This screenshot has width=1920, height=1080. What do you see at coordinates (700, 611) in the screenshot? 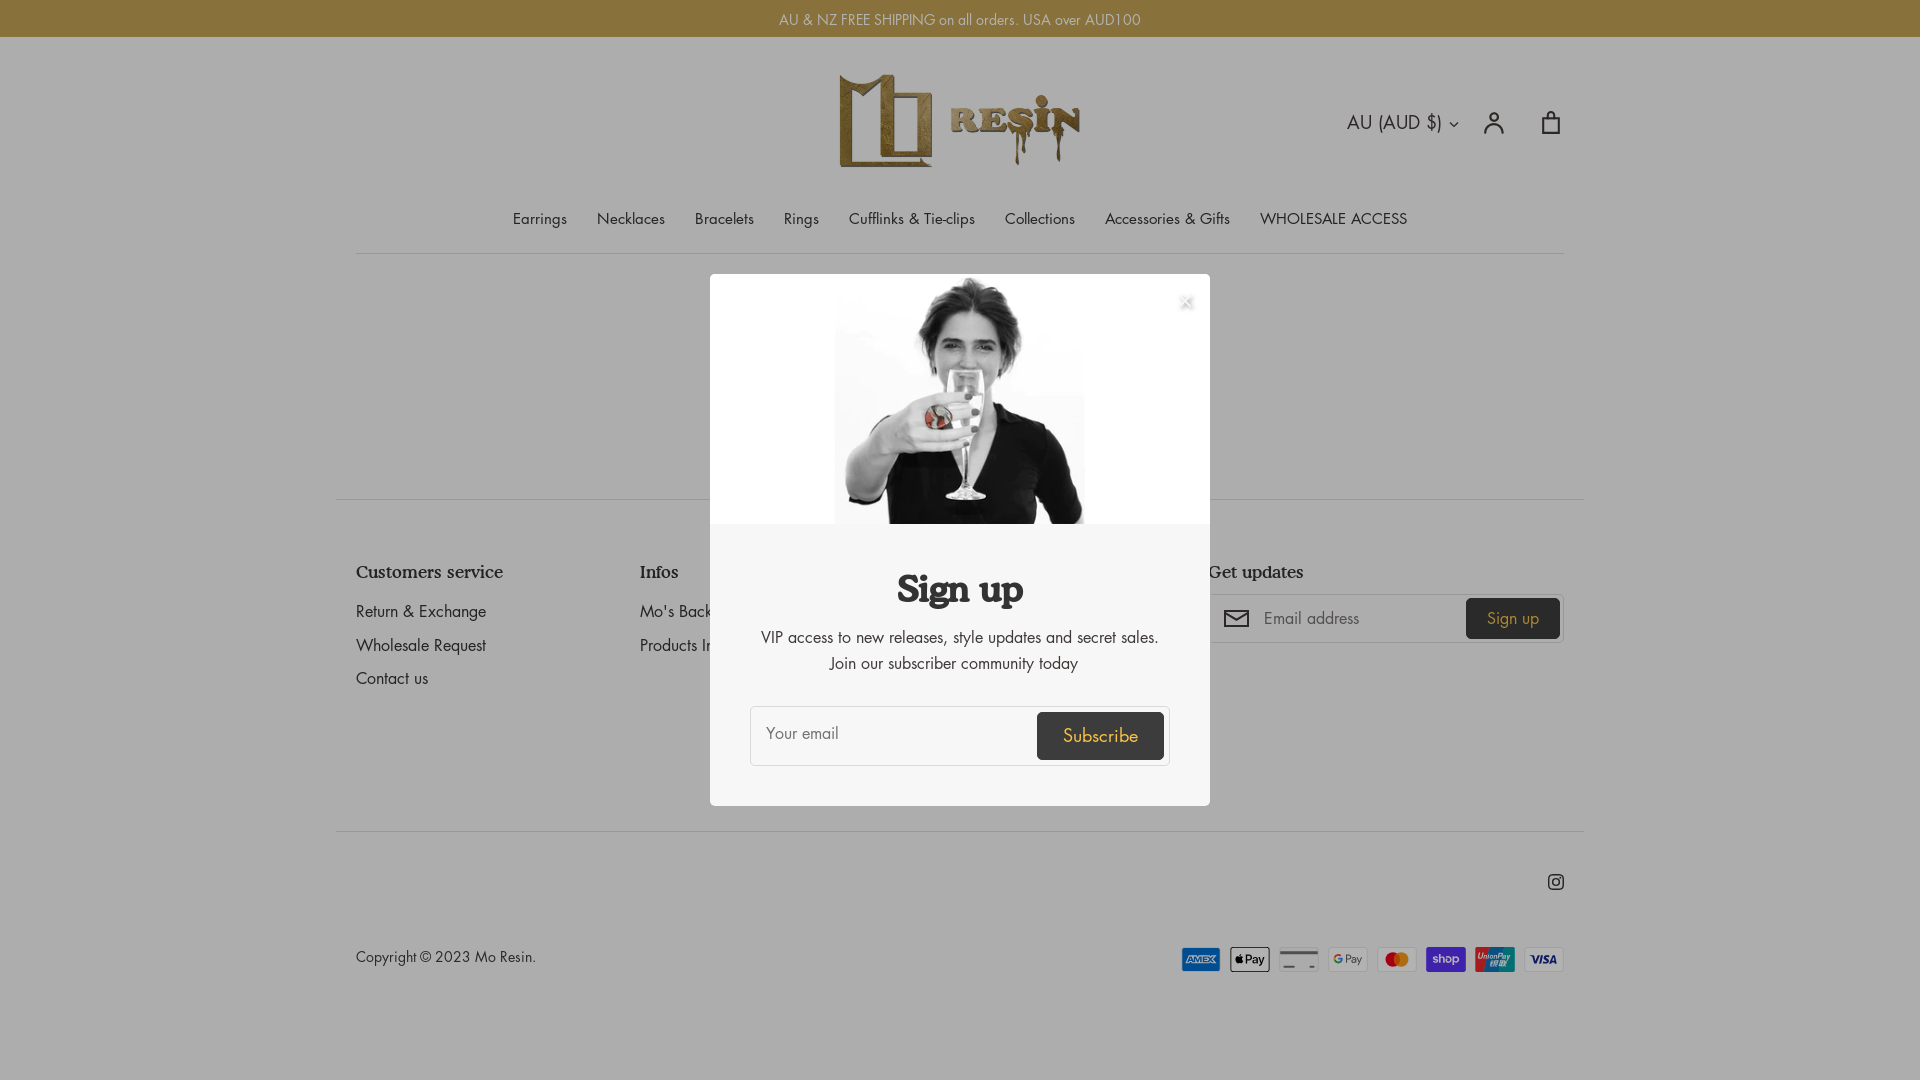
I see `'Mo's Background'` at bounding box center [700, 611].